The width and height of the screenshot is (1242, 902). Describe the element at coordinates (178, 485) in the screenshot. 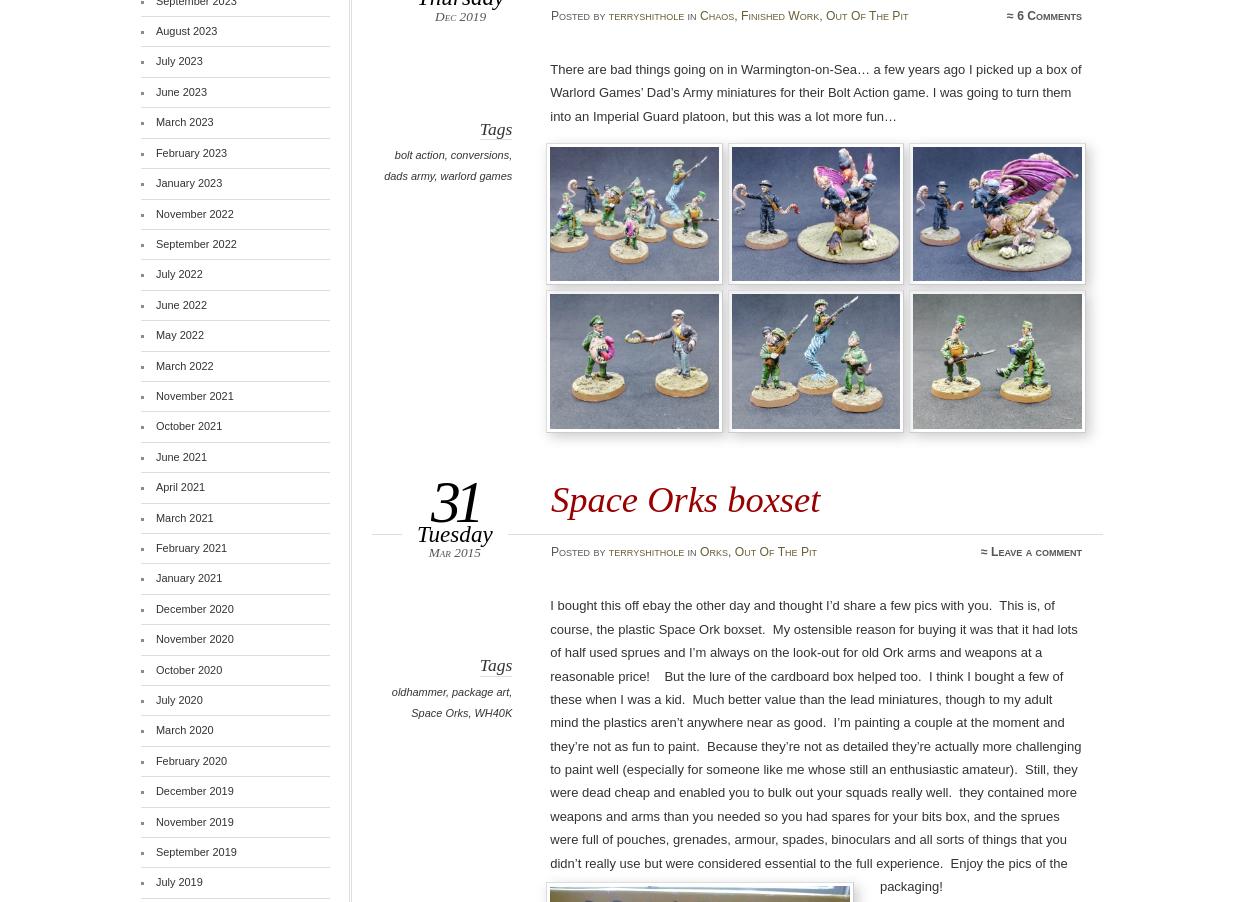

I see `'April 2021'` at that location.